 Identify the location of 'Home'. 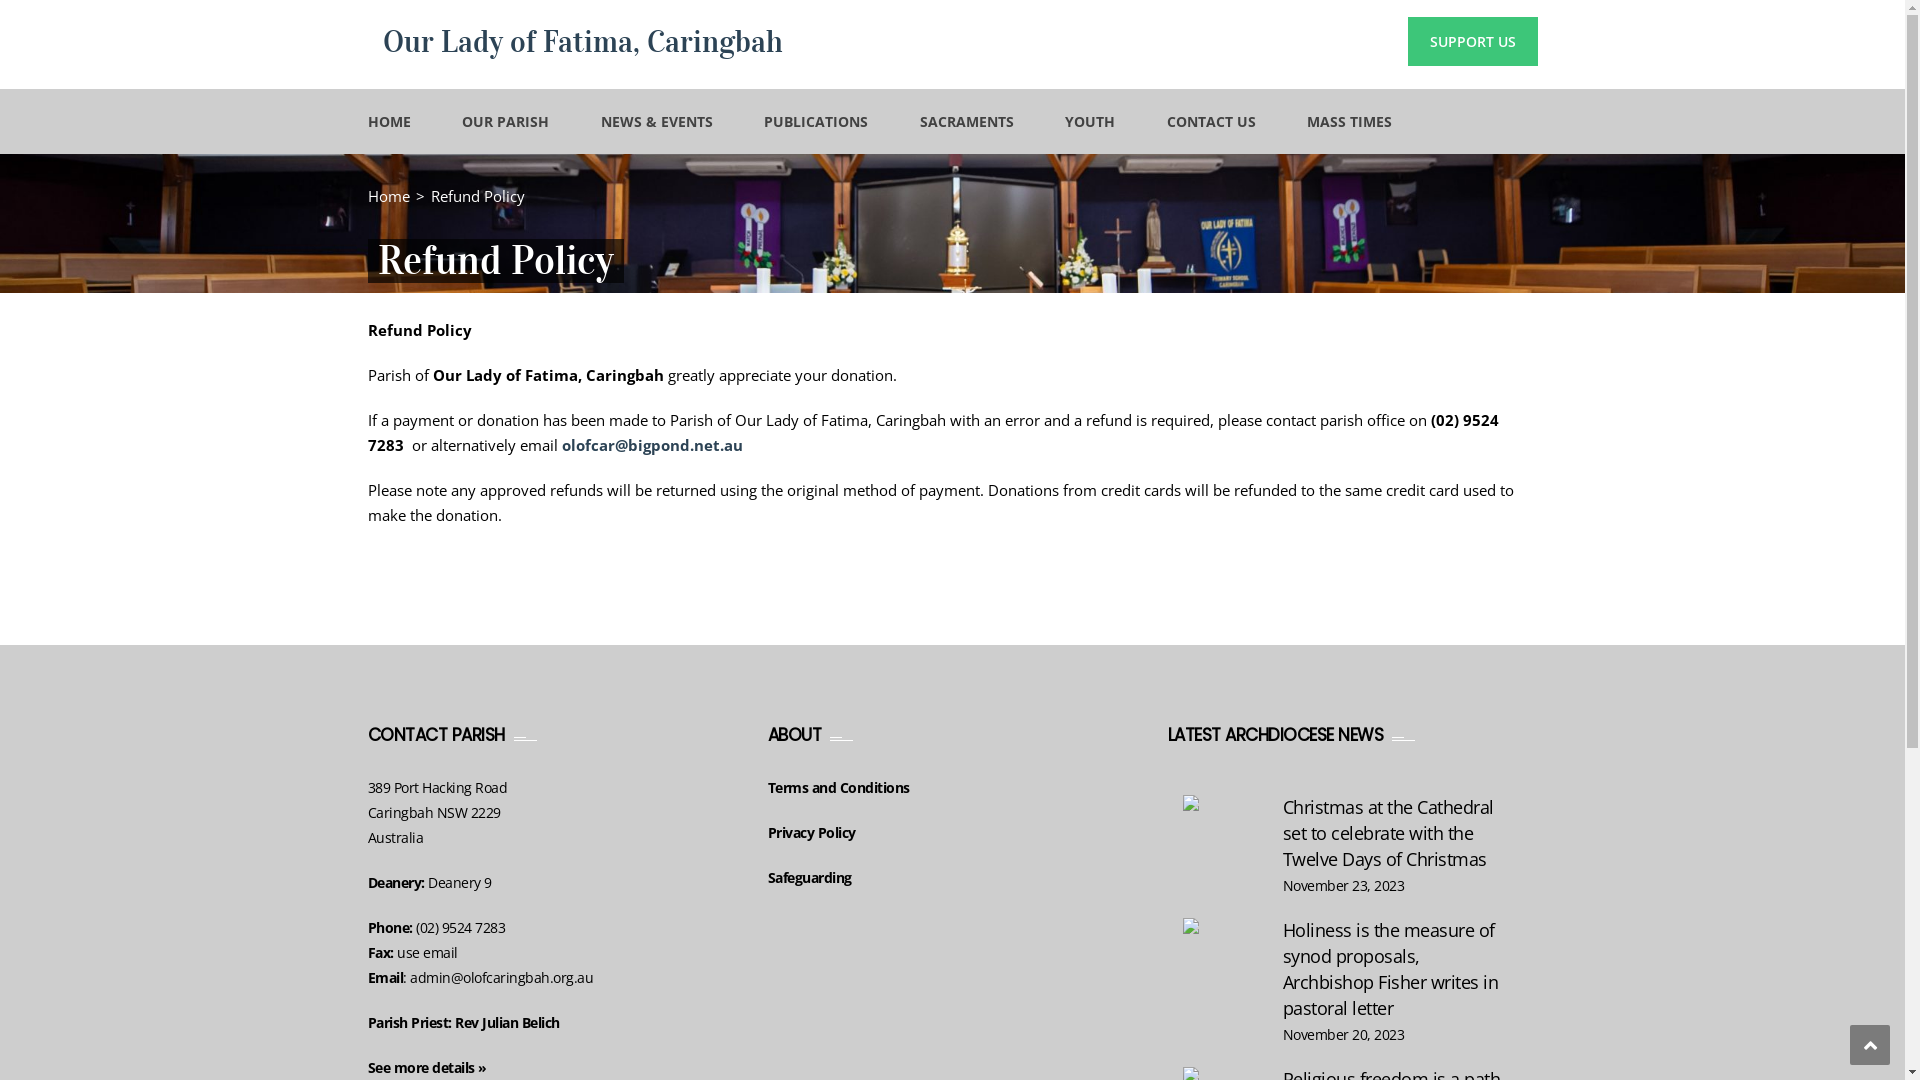
(368, 196).